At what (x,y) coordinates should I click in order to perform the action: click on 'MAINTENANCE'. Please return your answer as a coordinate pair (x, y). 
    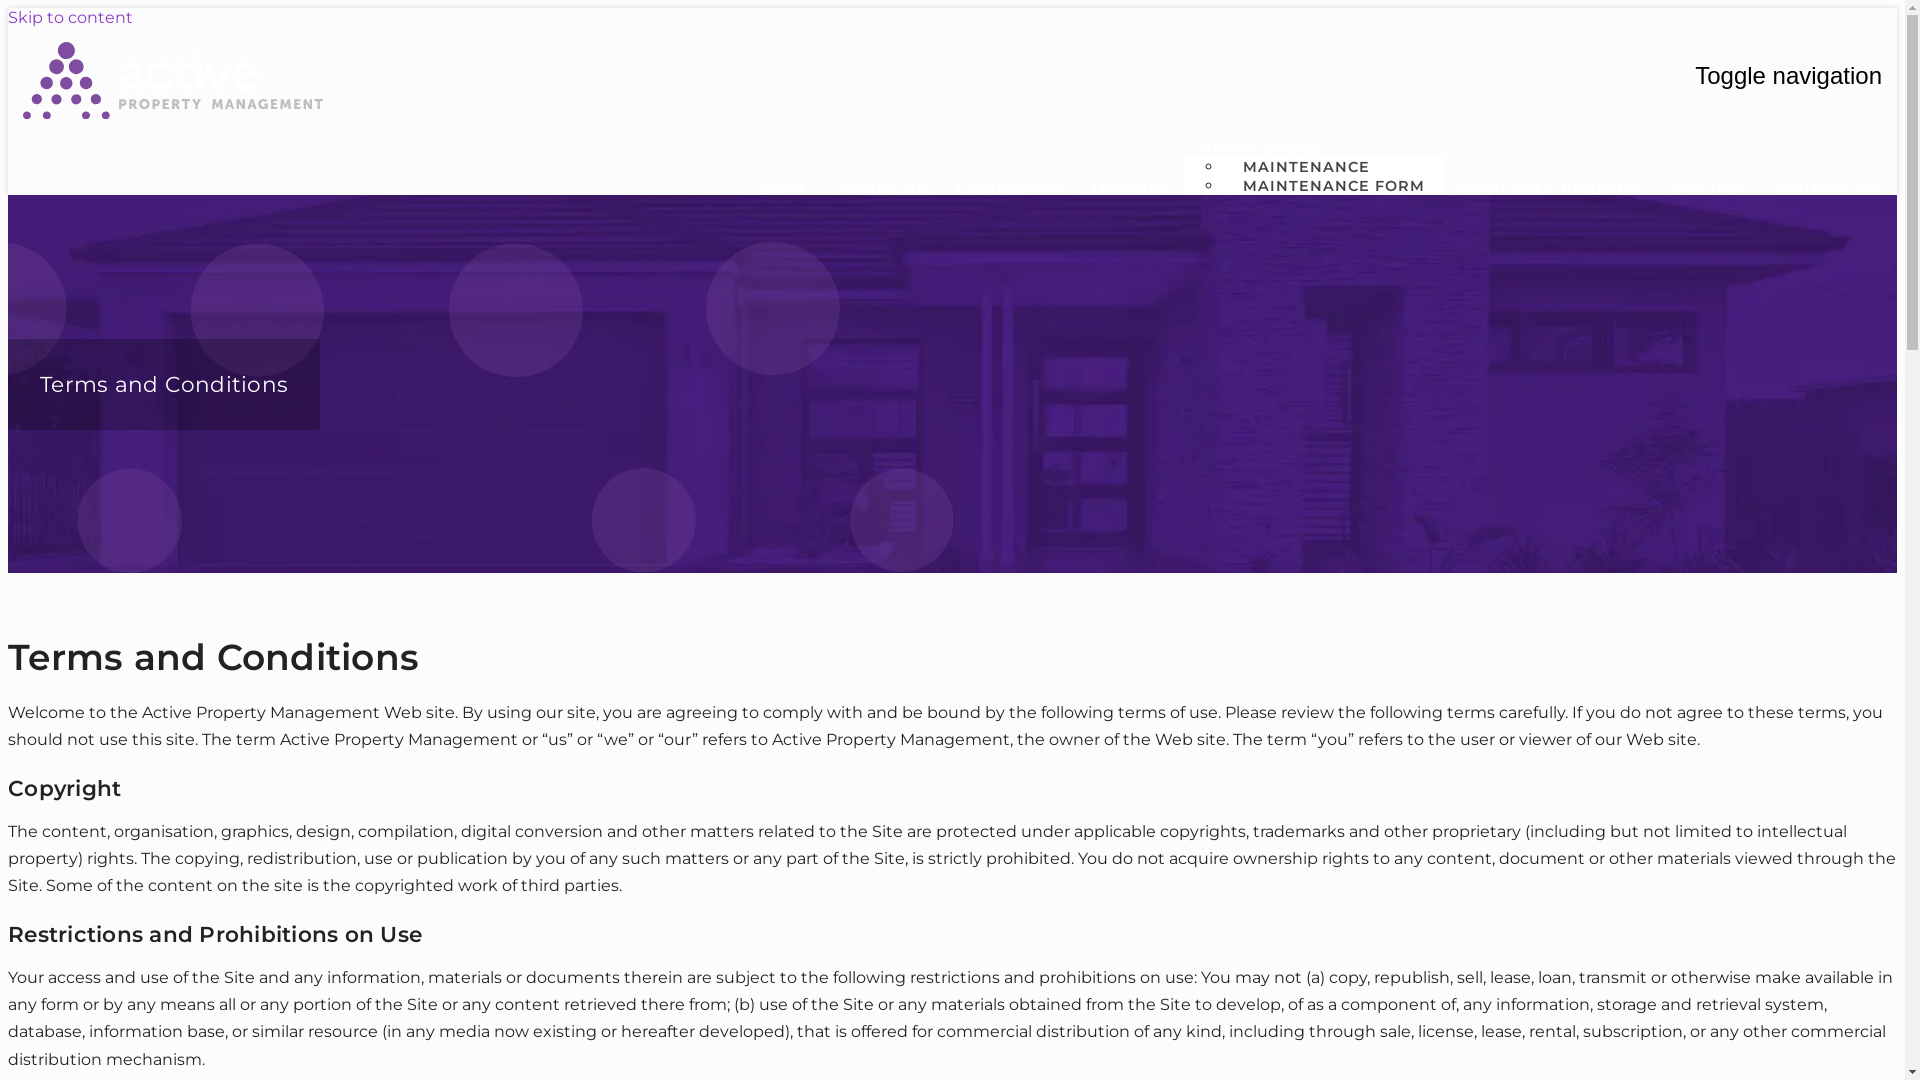
    Looking at the image, I should click on (1306, 165).